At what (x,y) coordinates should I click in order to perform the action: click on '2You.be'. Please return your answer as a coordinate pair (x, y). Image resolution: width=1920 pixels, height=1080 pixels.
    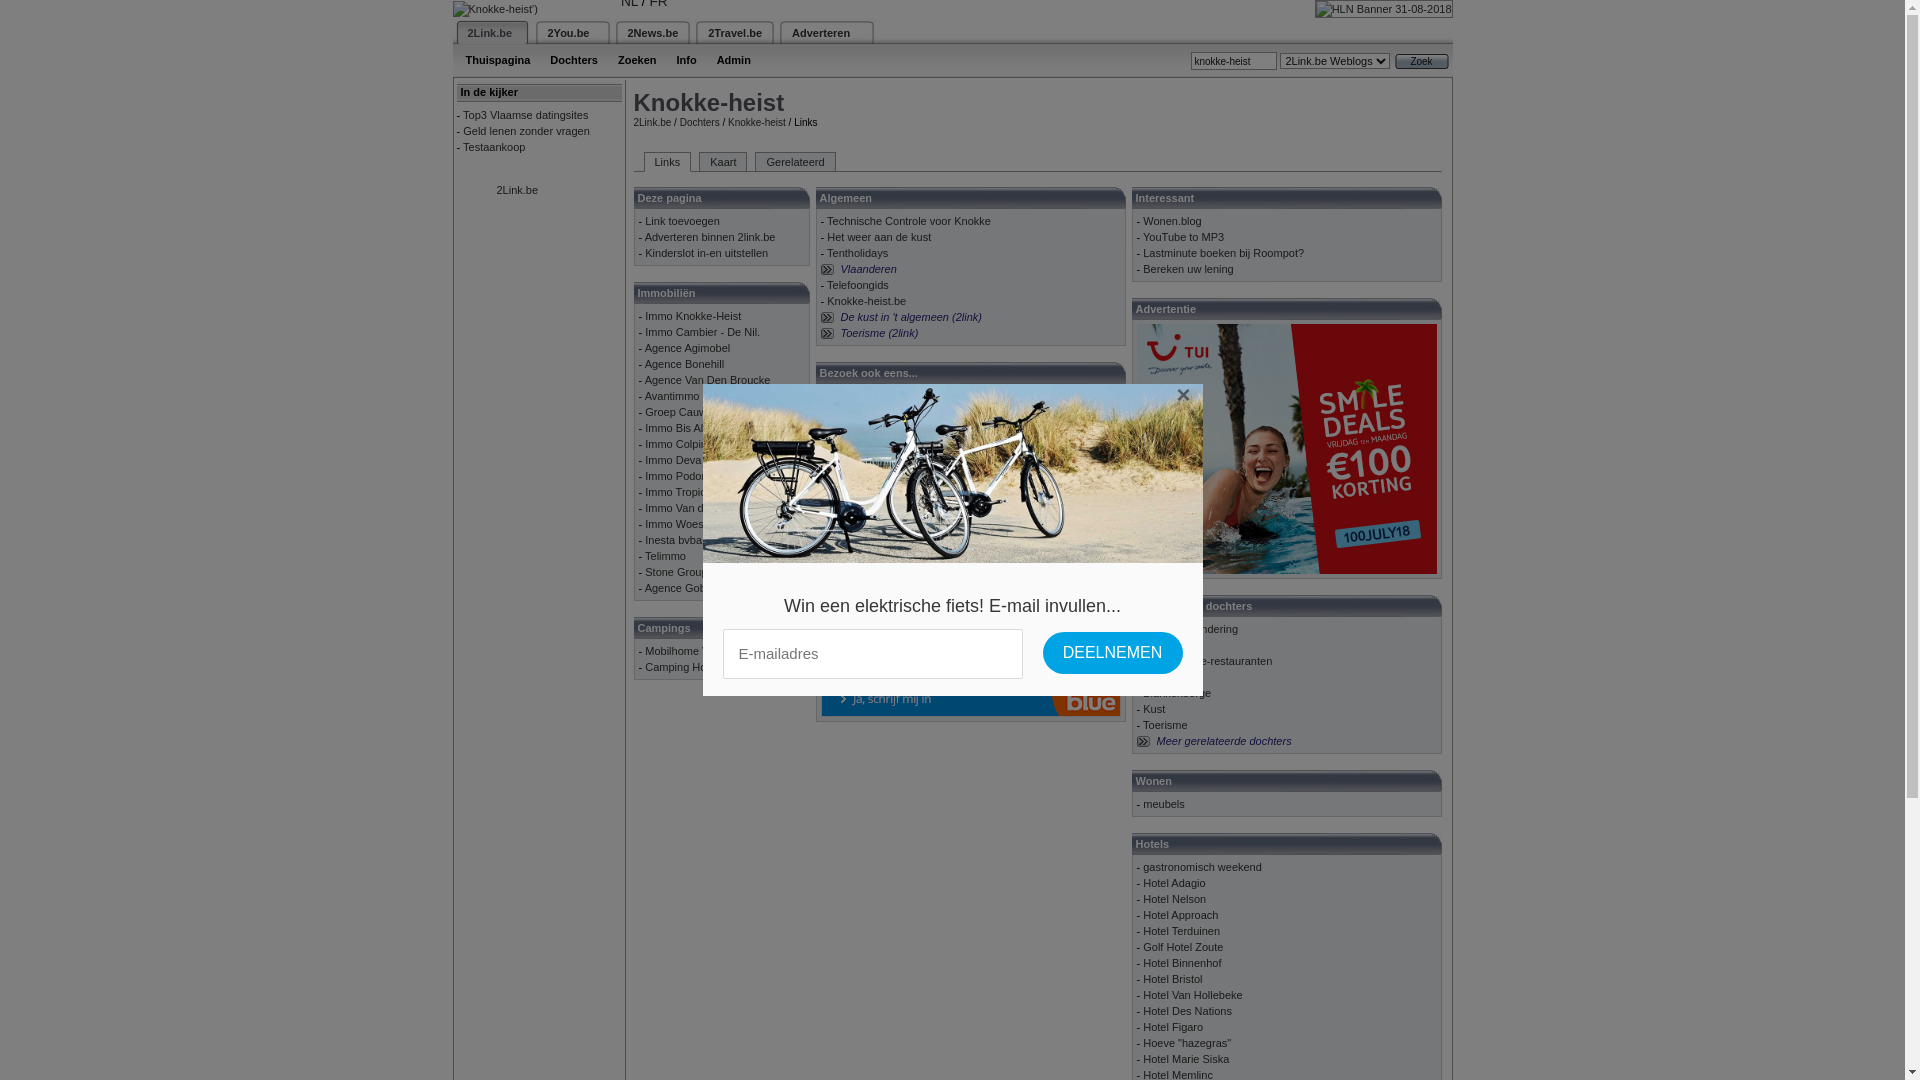
    Looking at the image, I should click on (568, 33).